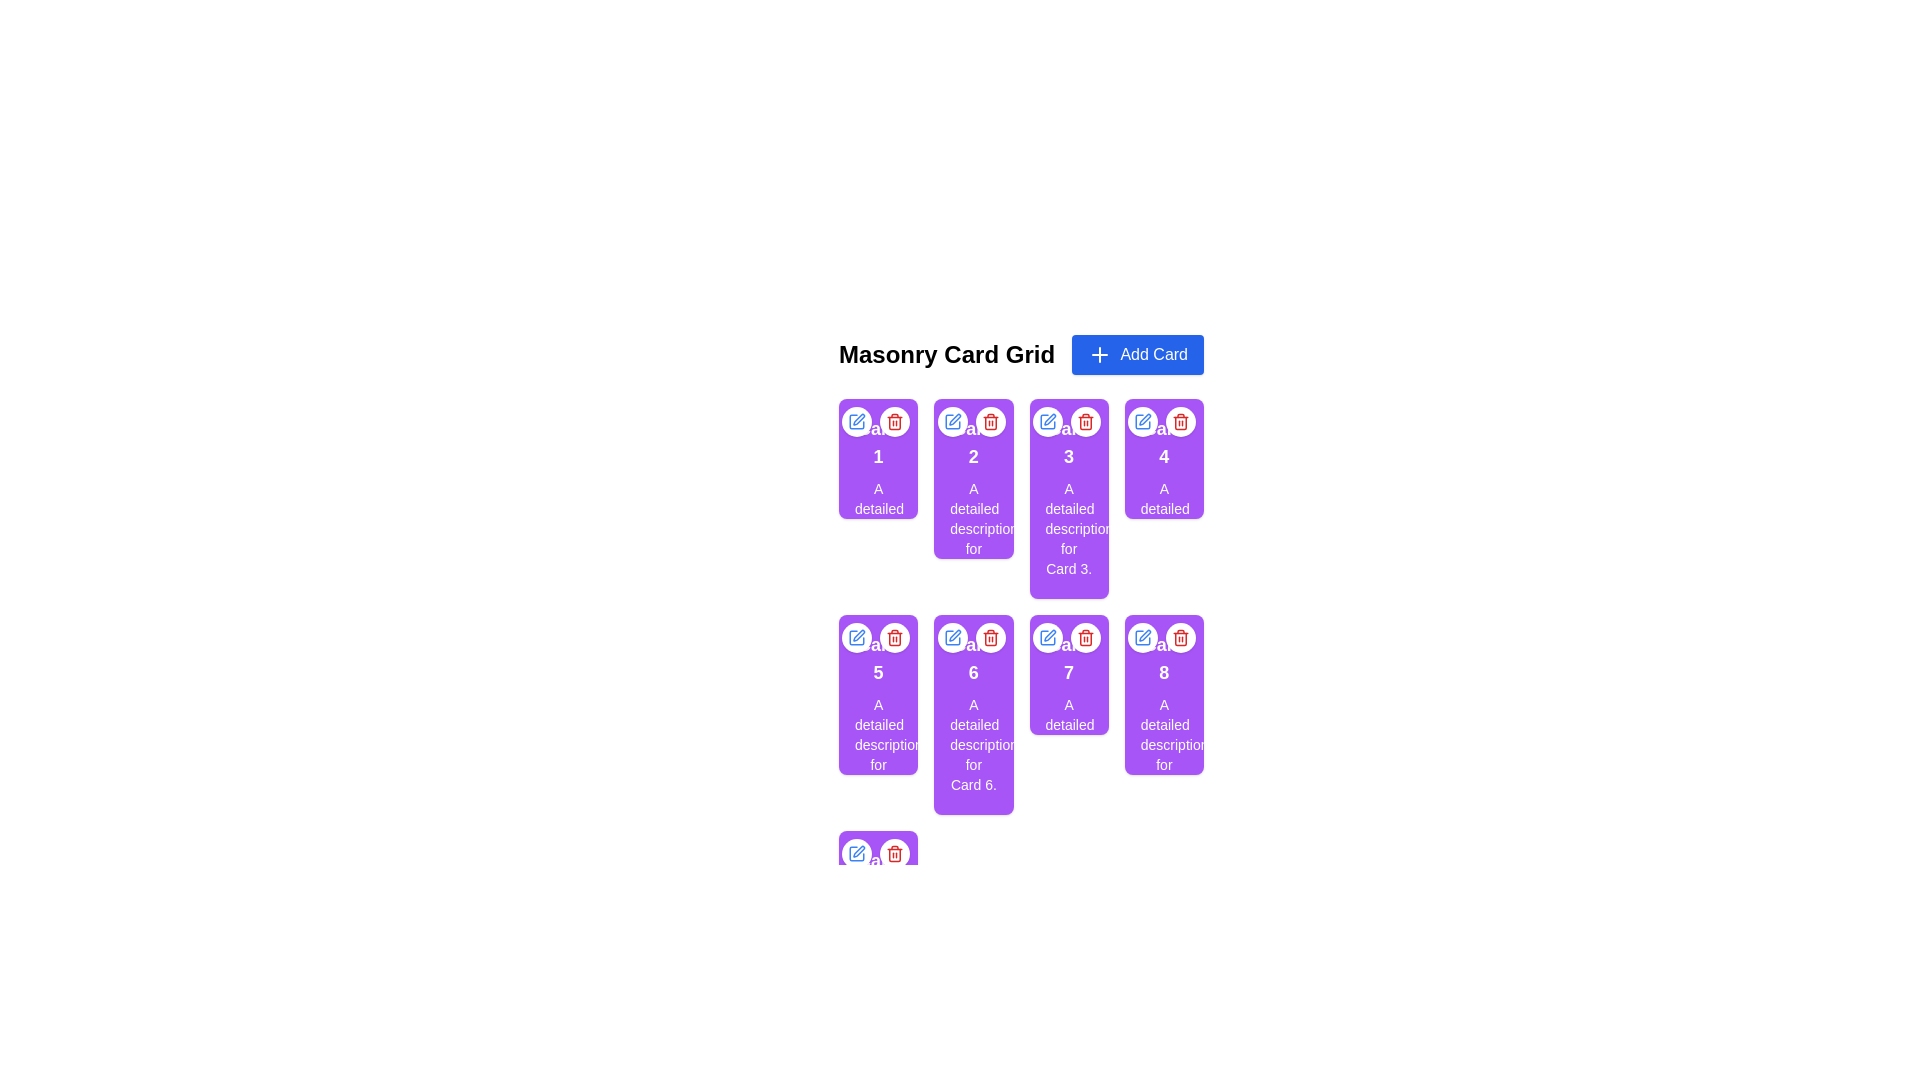  I want to click on the delete button located in the button group at the top-right corner of the purple rectangular card labeled 'Card 9', so click(876, 853).